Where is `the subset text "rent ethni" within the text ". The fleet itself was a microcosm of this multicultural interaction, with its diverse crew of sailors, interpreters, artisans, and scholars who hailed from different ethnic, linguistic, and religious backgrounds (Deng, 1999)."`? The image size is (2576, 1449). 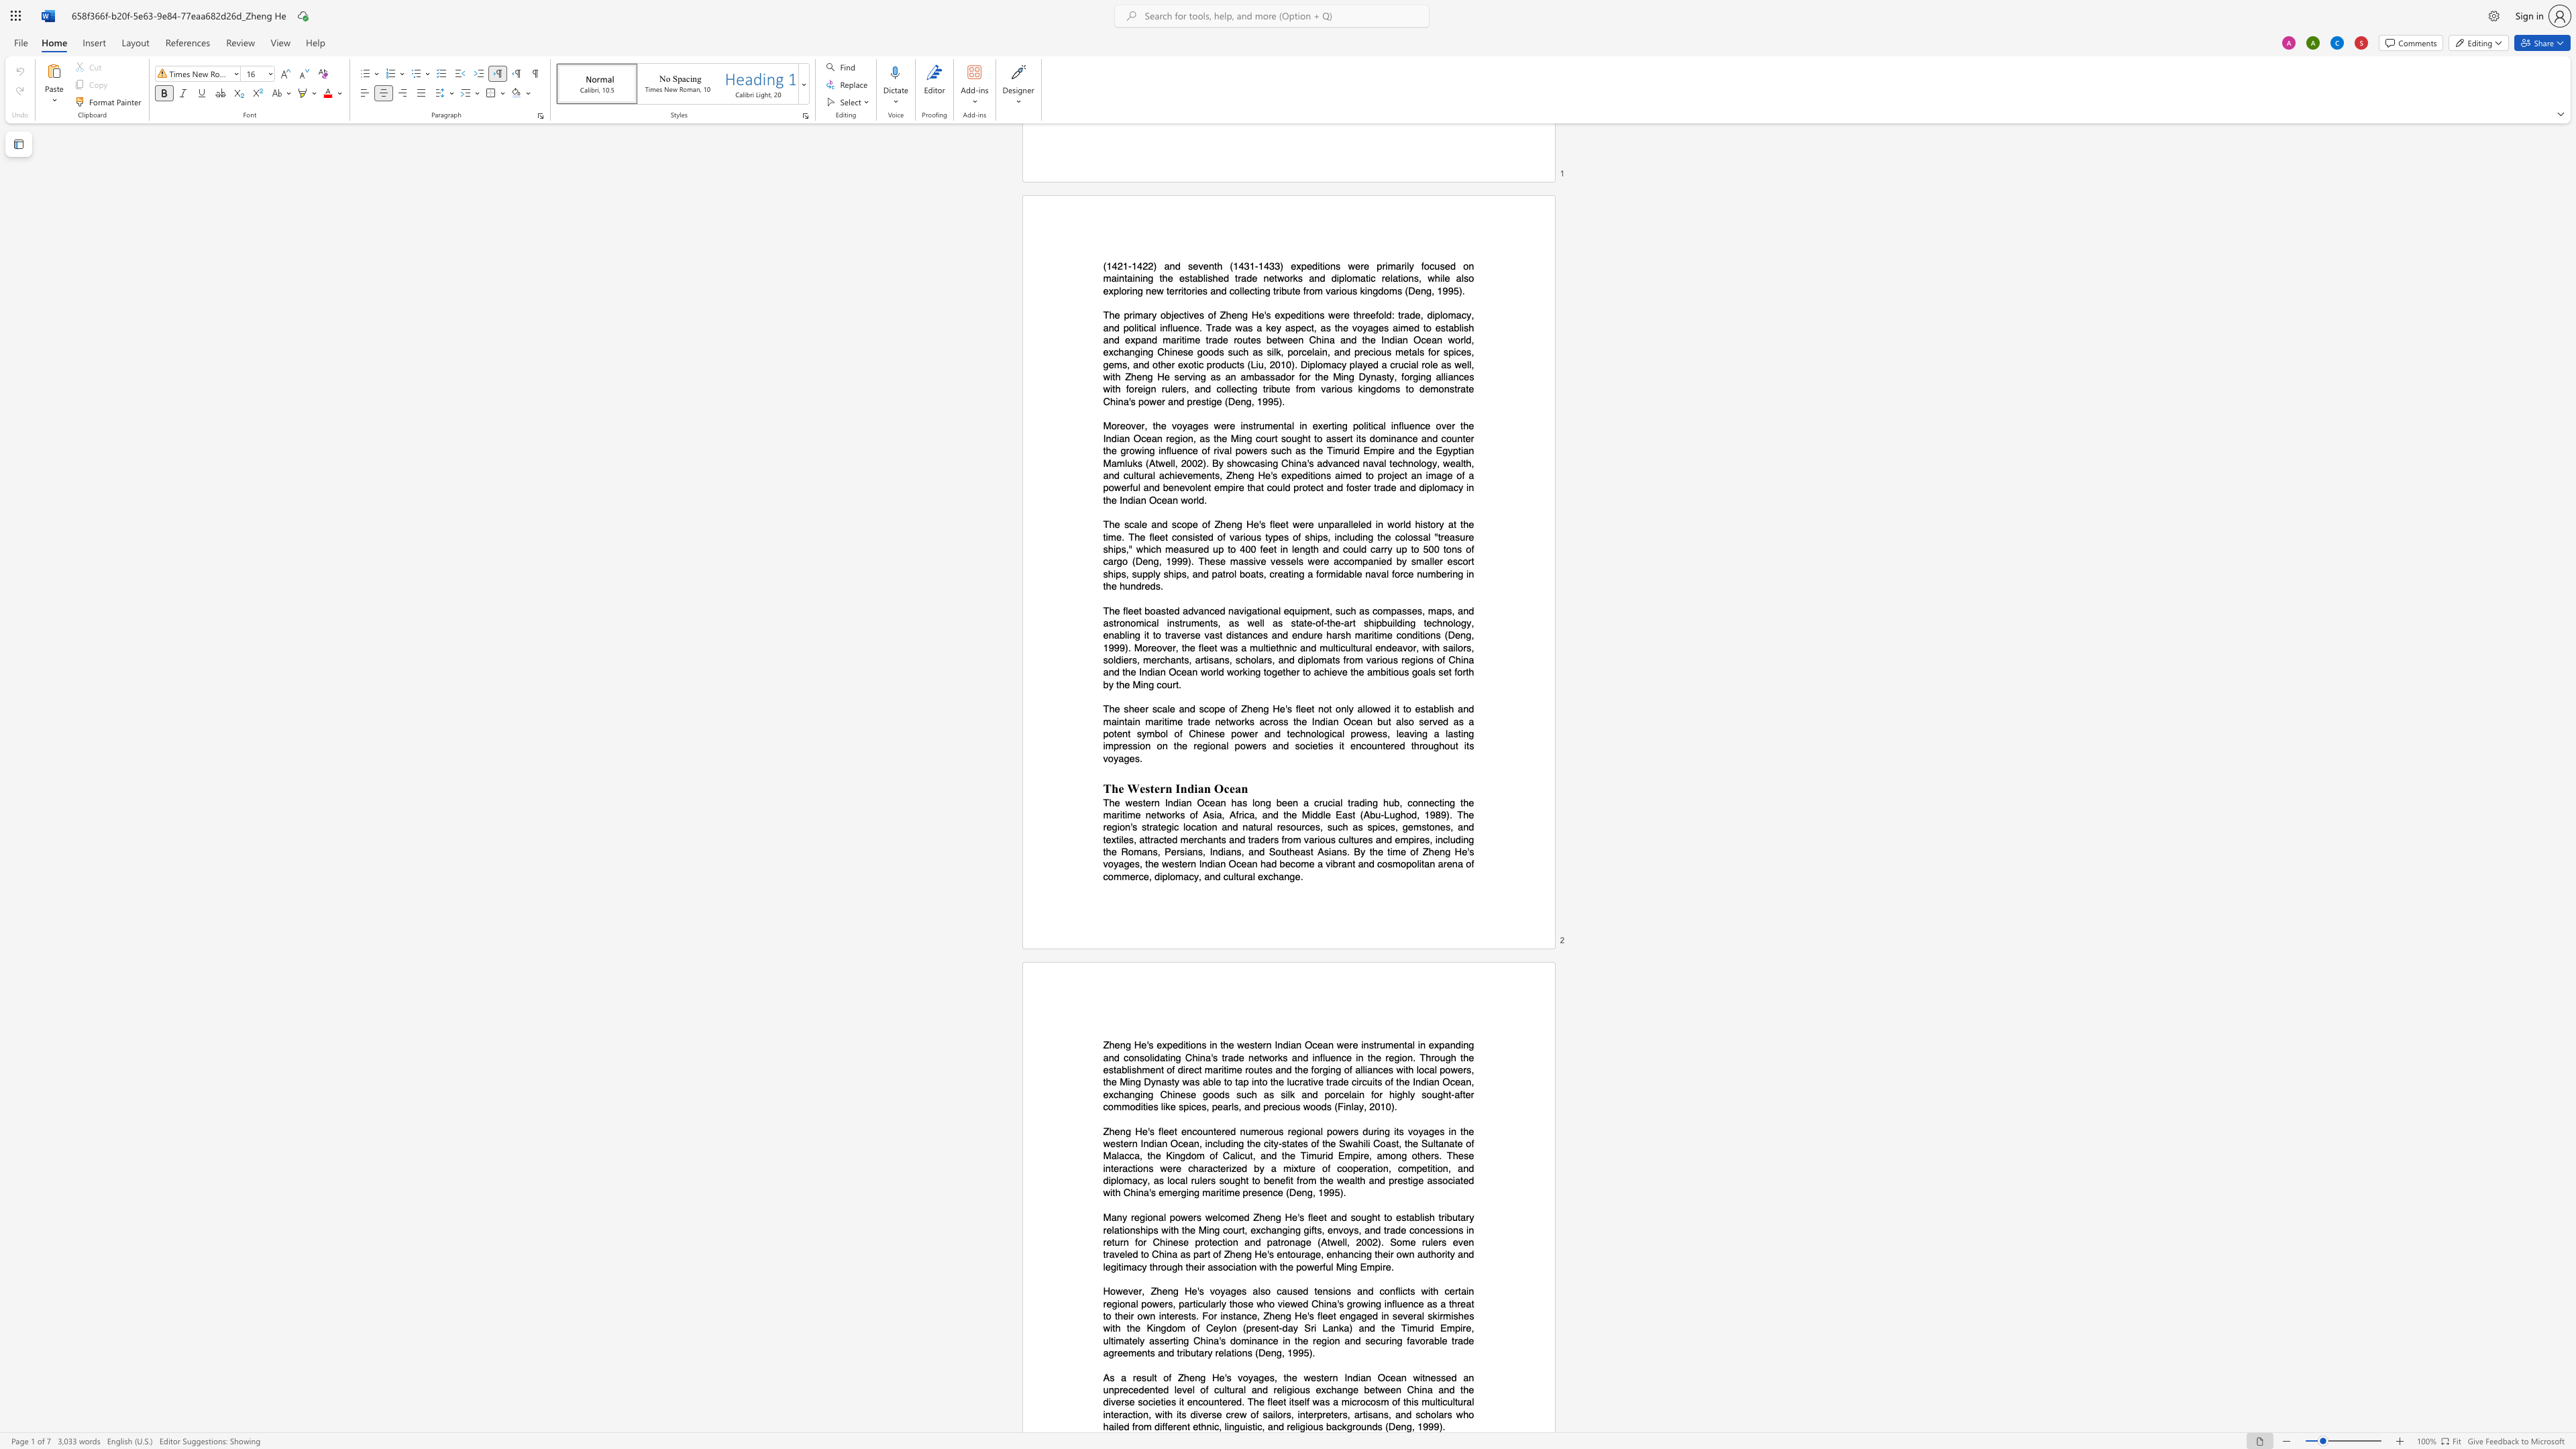 the subset text "rent ethni" within the text ". The fleet itself was a microcosm of this multicultural interaction, with its diverse crew of sailors, interpreters, artisans, and scholars who hailed from different ethnic, linguistic, and religious backgrounds (Deng, 1999)." is located at coordinates (1172, 1426).